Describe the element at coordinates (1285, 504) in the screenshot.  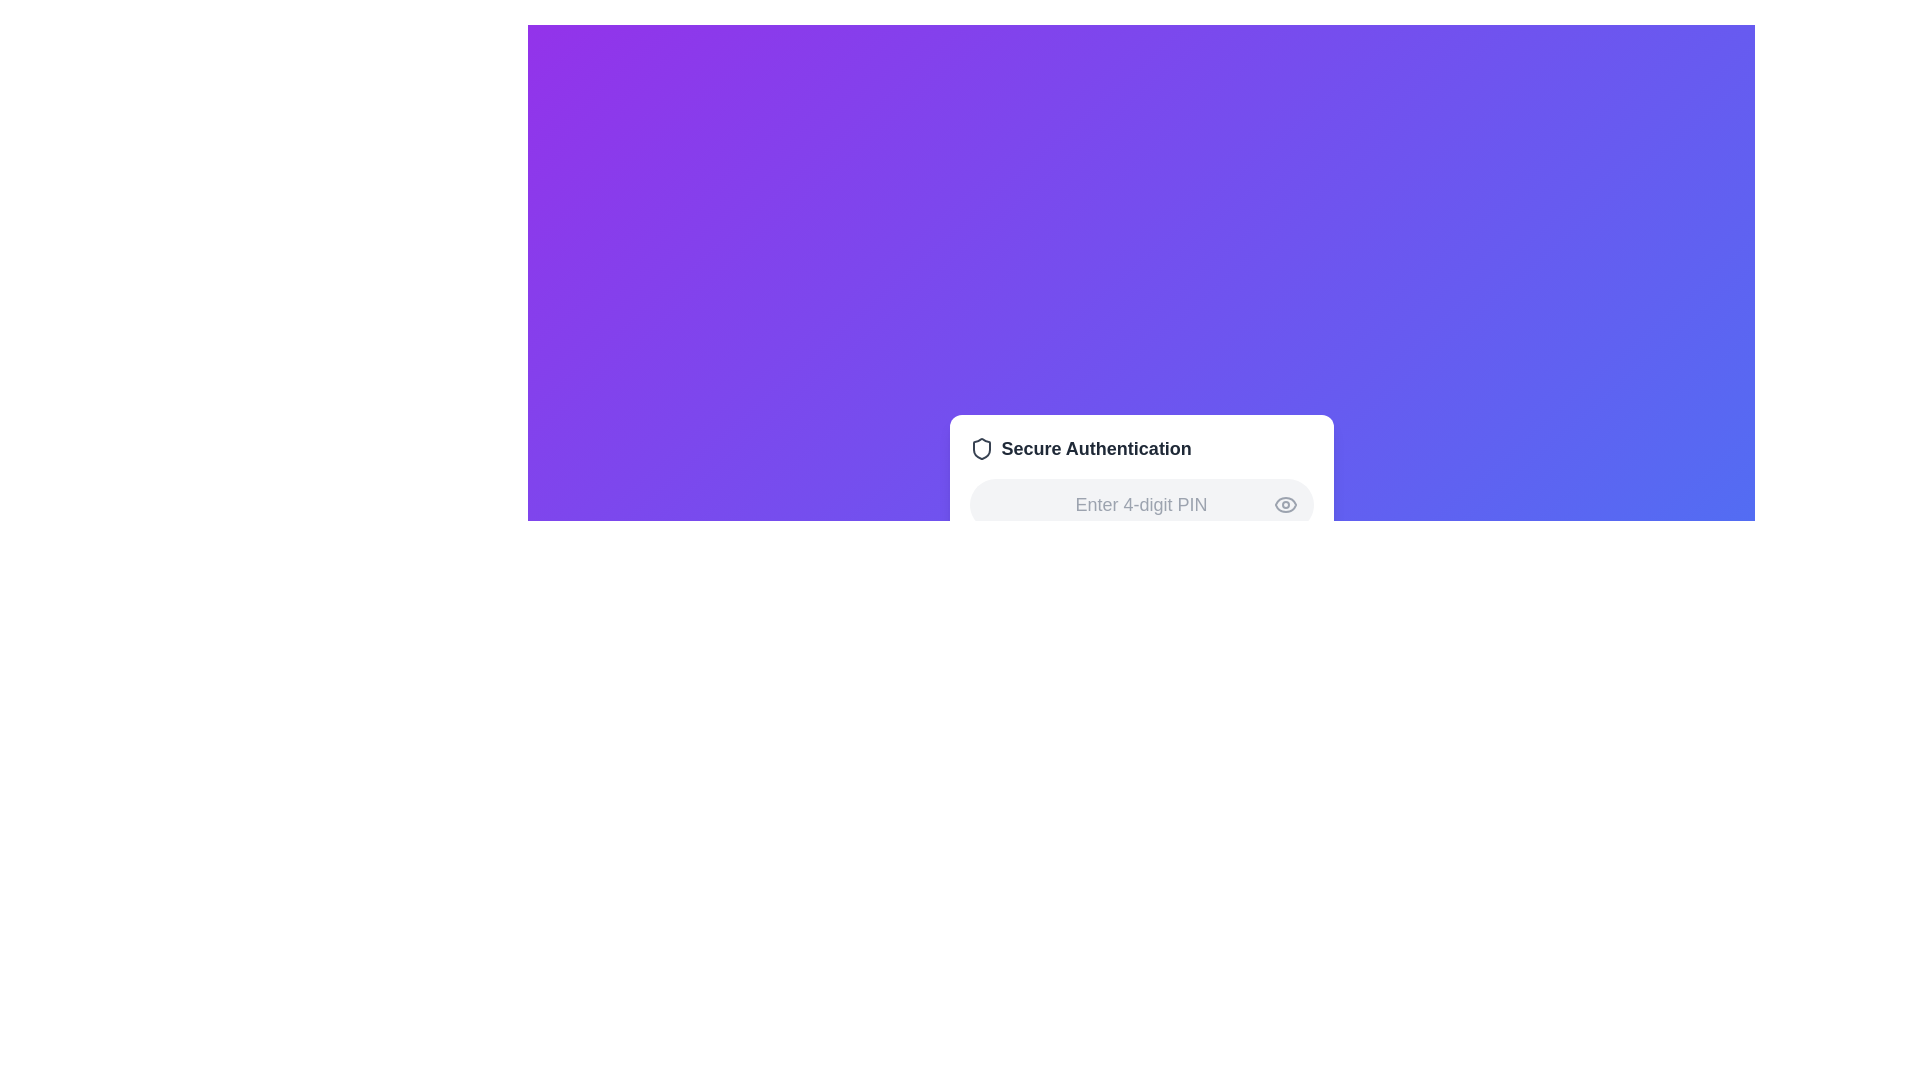
I see `the visibility toggle icon button located at the right end of the password input in the 'Secure Authentication' form` at that location.